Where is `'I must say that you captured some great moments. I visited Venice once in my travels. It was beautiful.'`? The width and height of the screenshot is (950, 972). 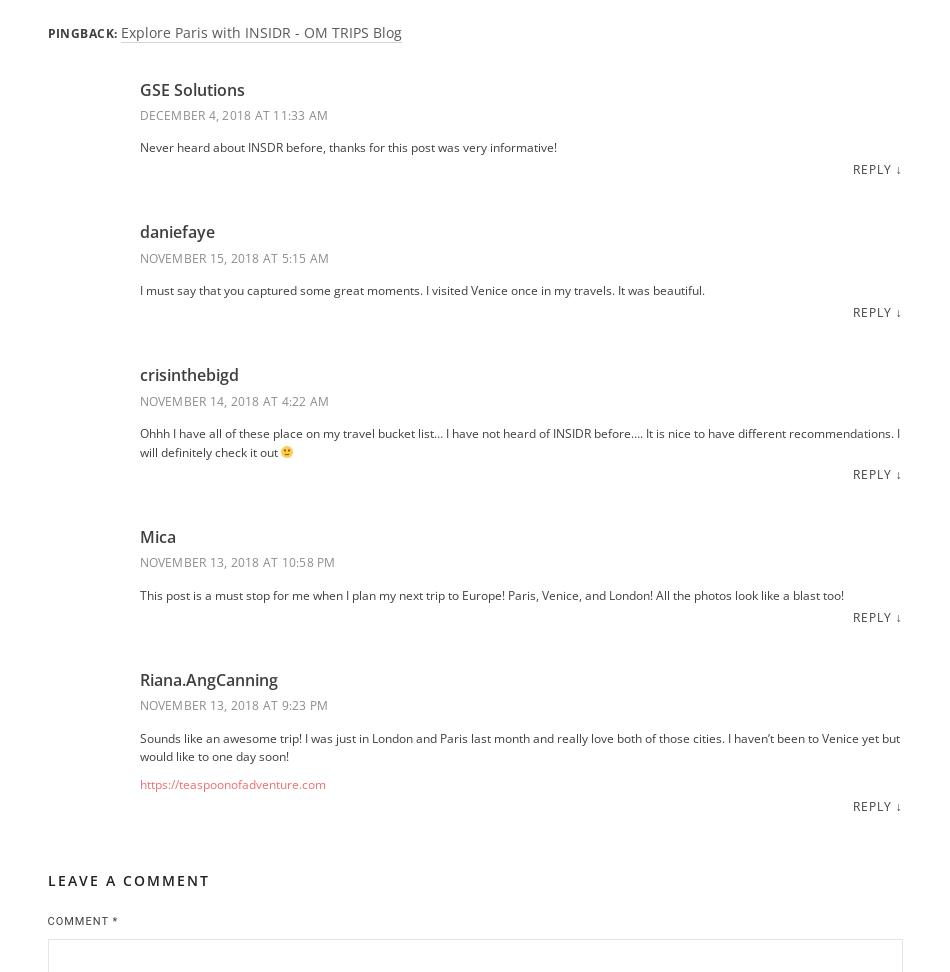
'I must say that you captured some great moments. I visited Venice once in my travels. It was beautiful.' is located at coordinates (420, 290).